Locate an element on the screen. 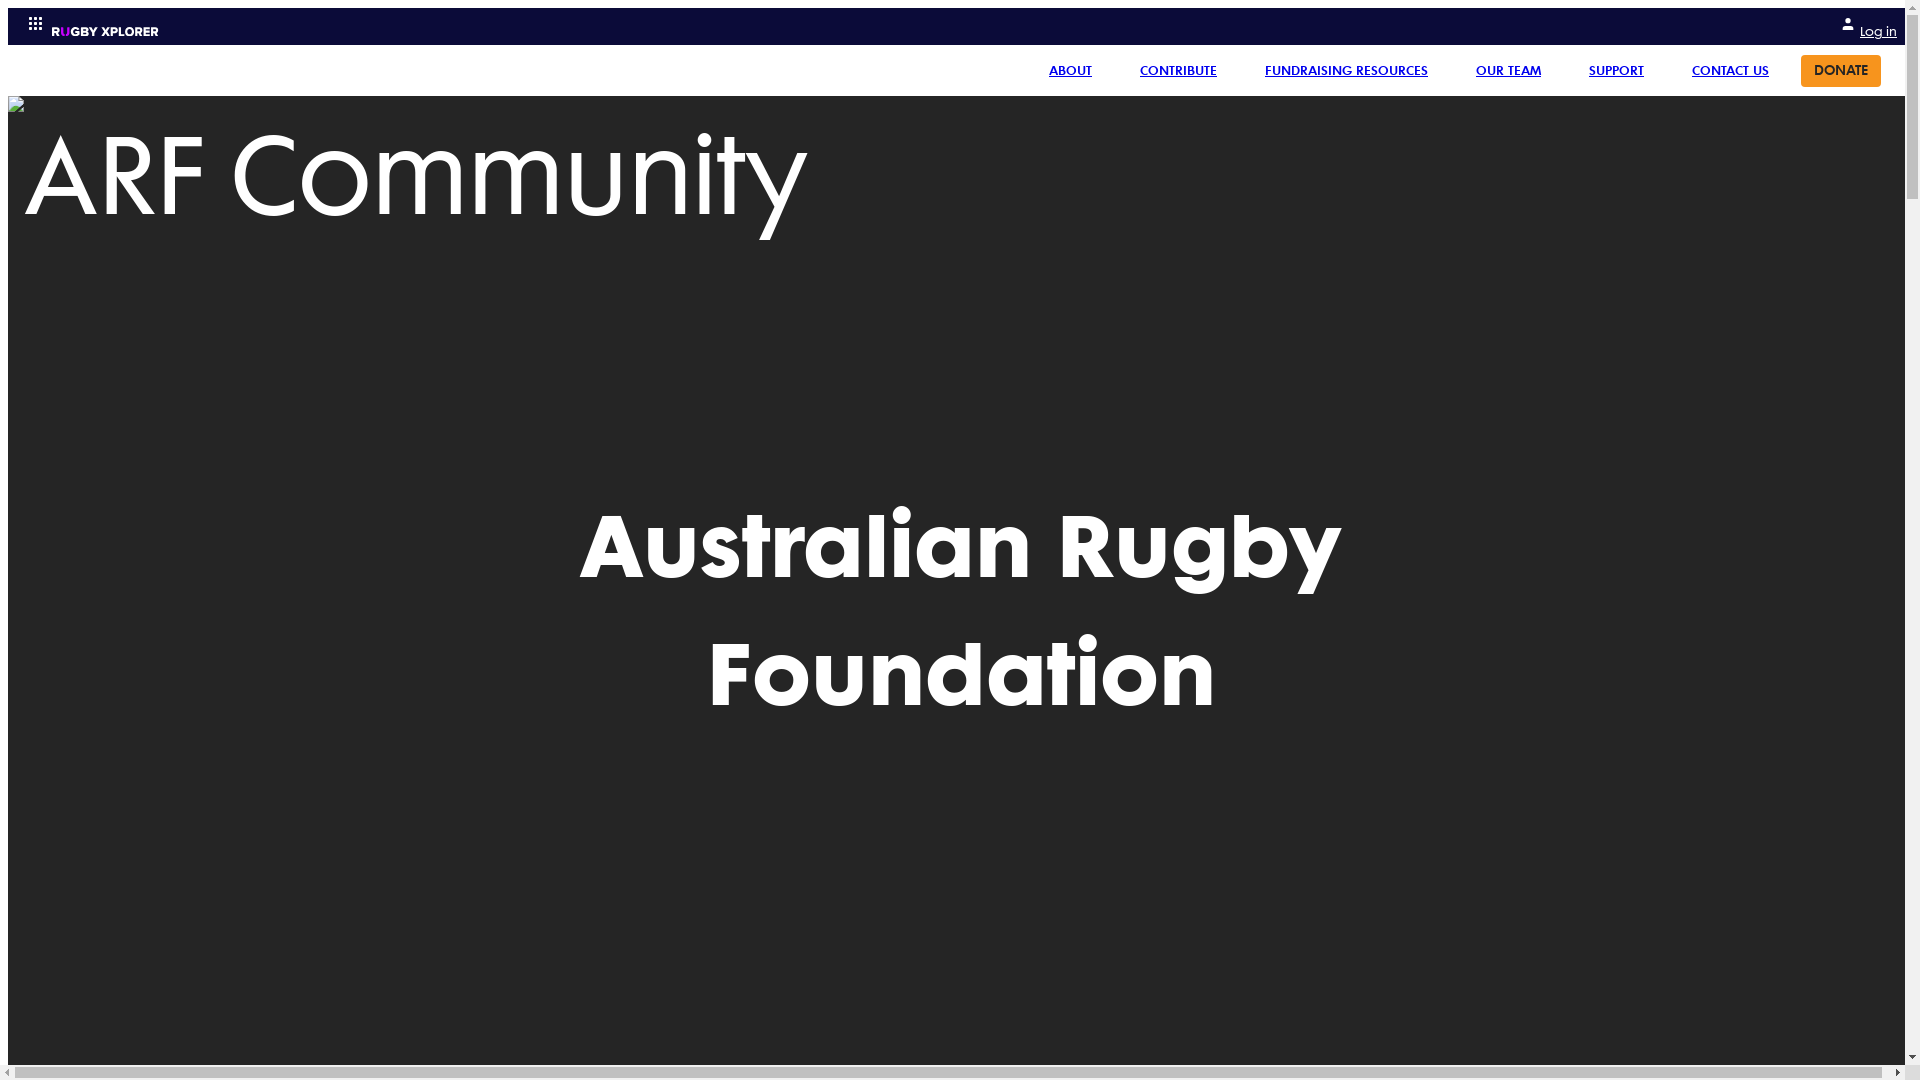 The width and height of the screenshot is (1920, 1080). 'OUR TEAM' is located at coordinates (1508, 69).